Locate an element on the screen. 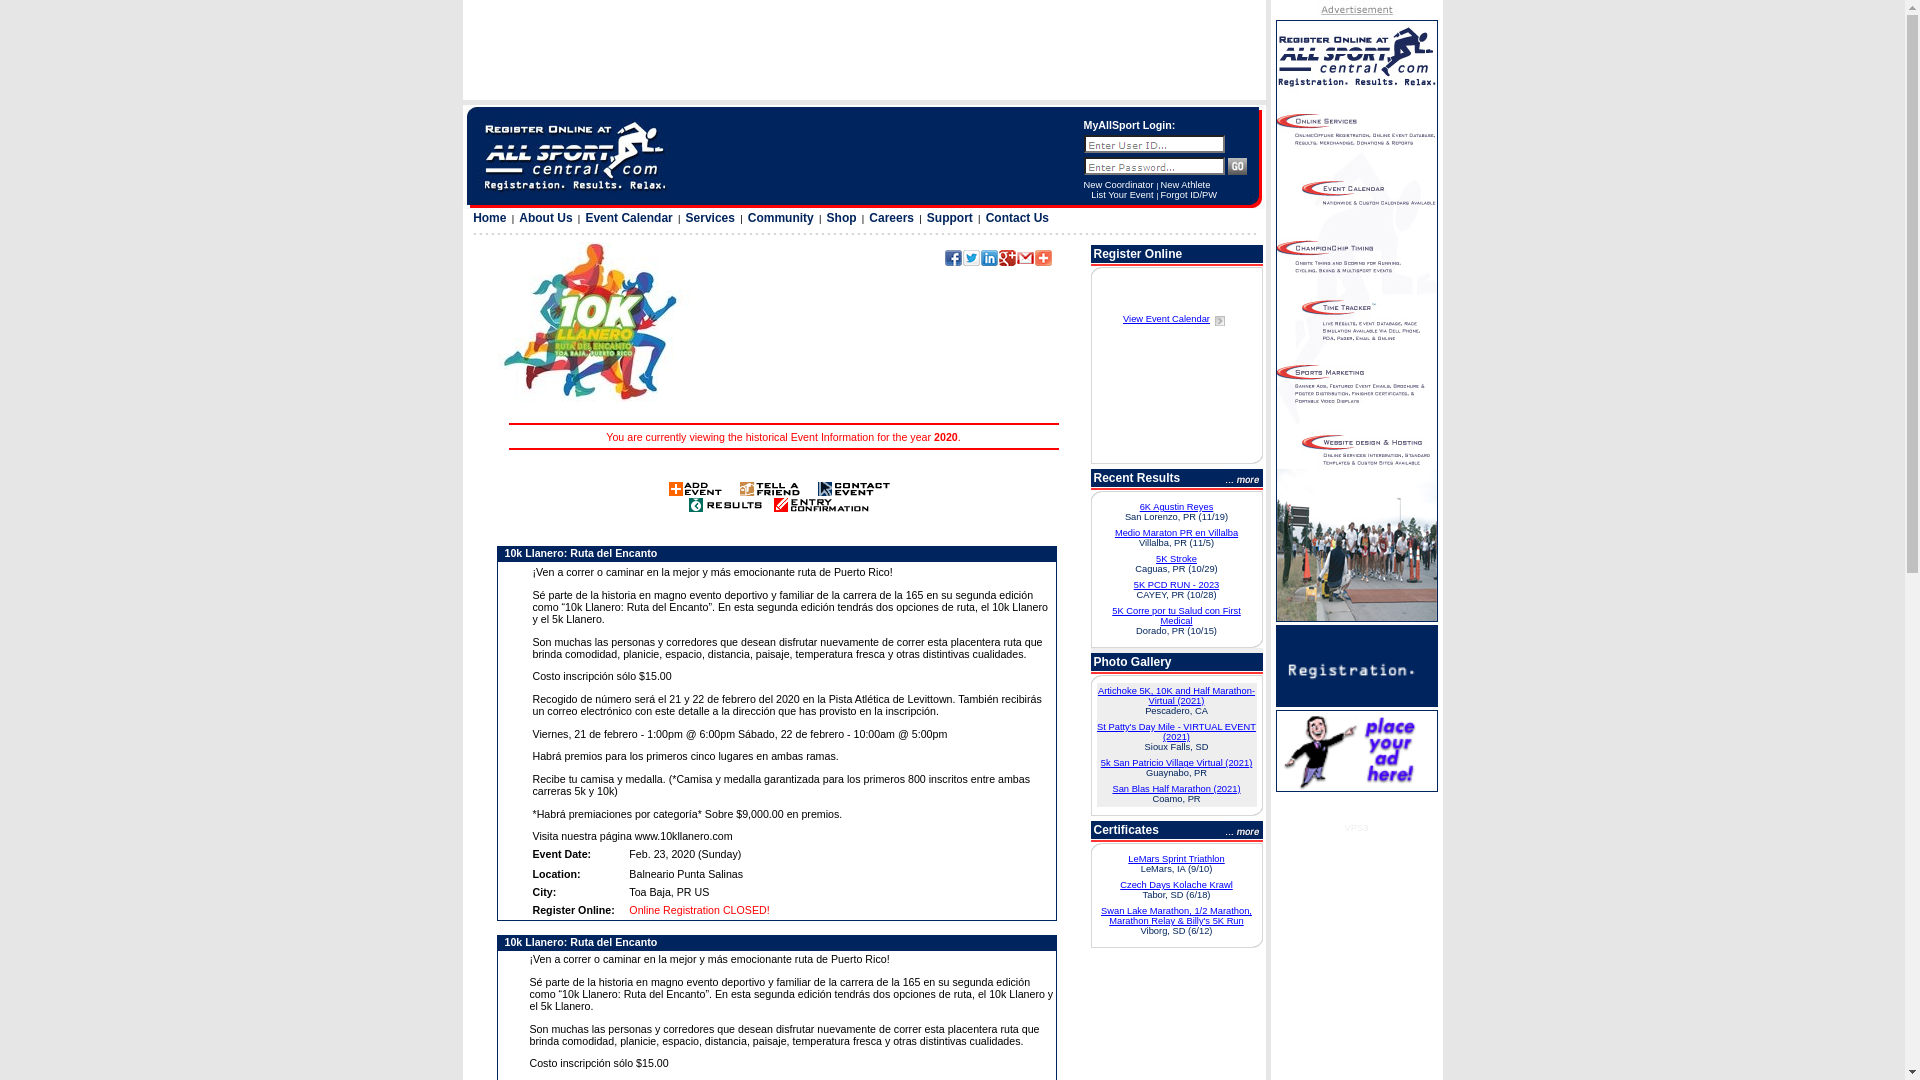 This screenshot has width=1920, height=1080. ' About Us  | ' is located at coordinates (550, 218).